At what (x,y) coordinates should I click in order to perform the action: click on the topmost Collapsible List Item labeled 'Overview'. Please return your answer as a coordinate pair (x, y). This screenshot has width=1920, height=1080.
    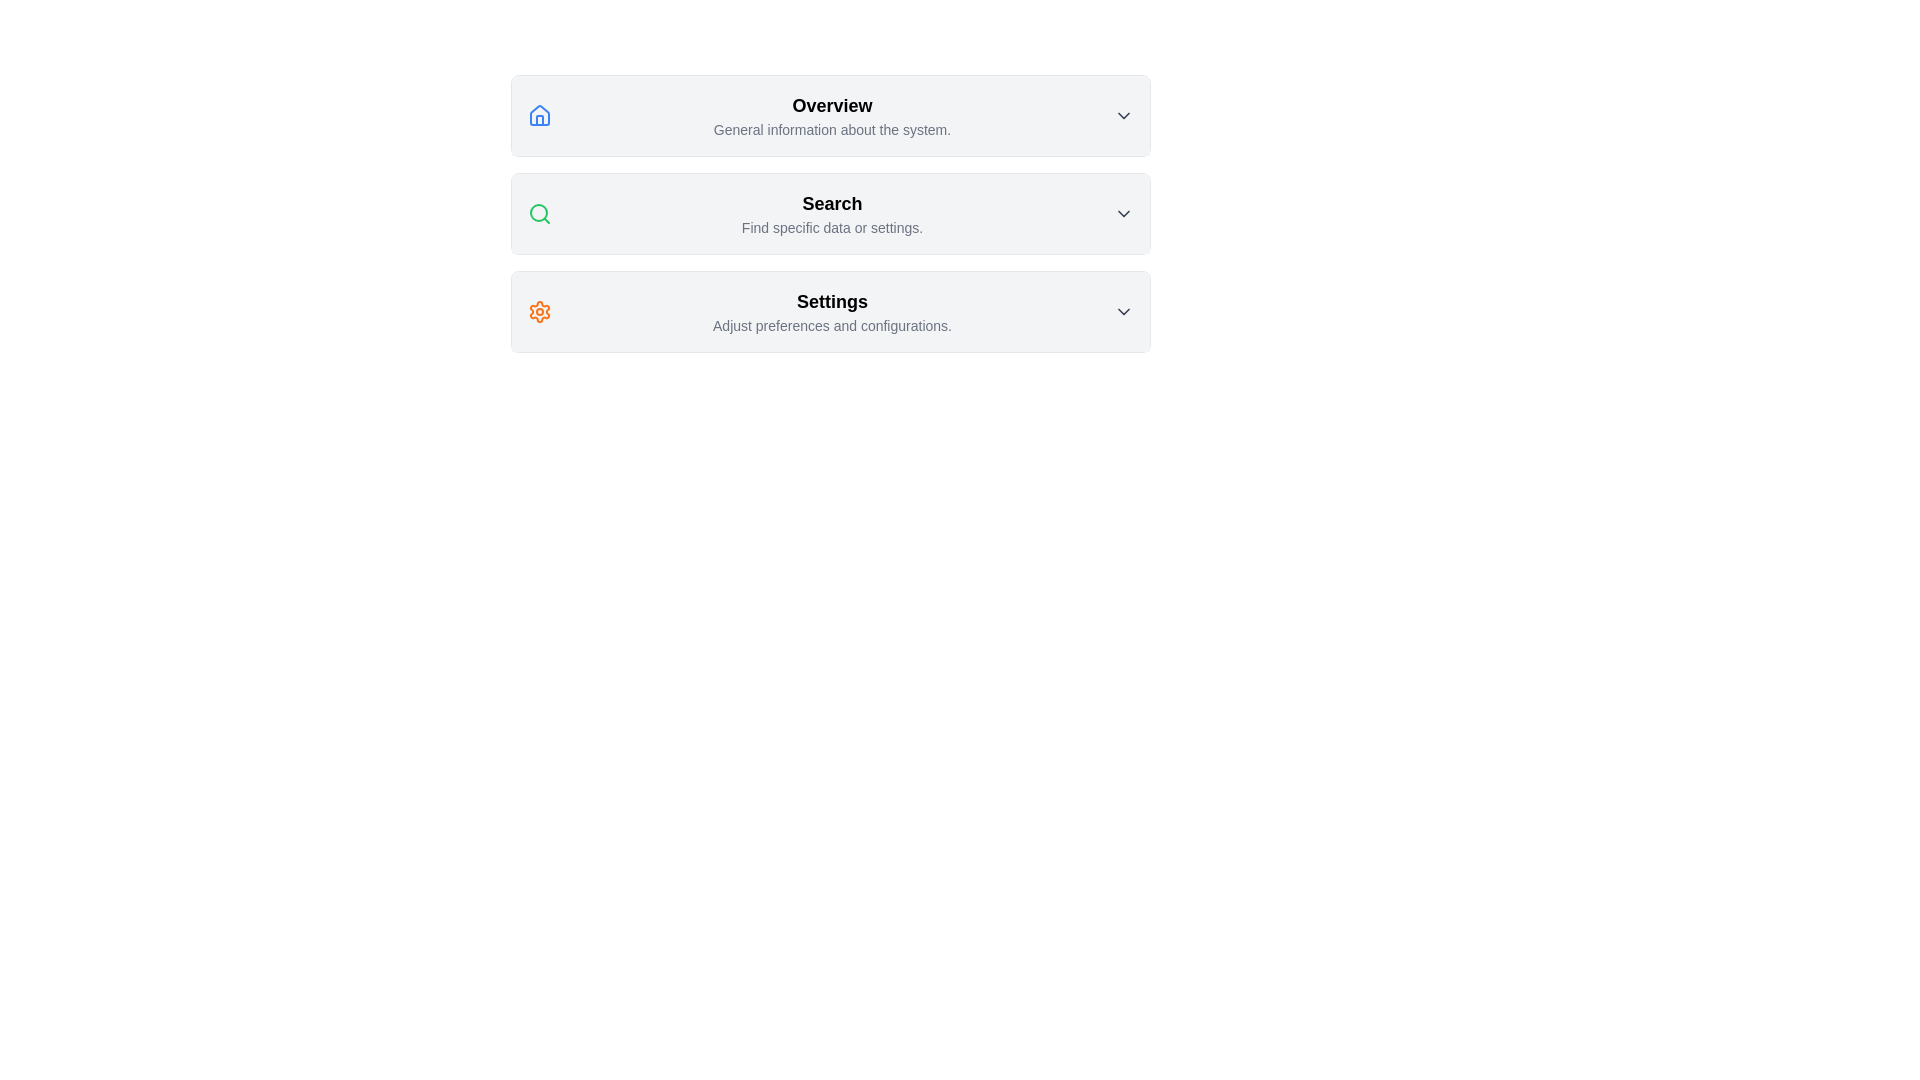
    Looking at the image, I should click on (830, 115).